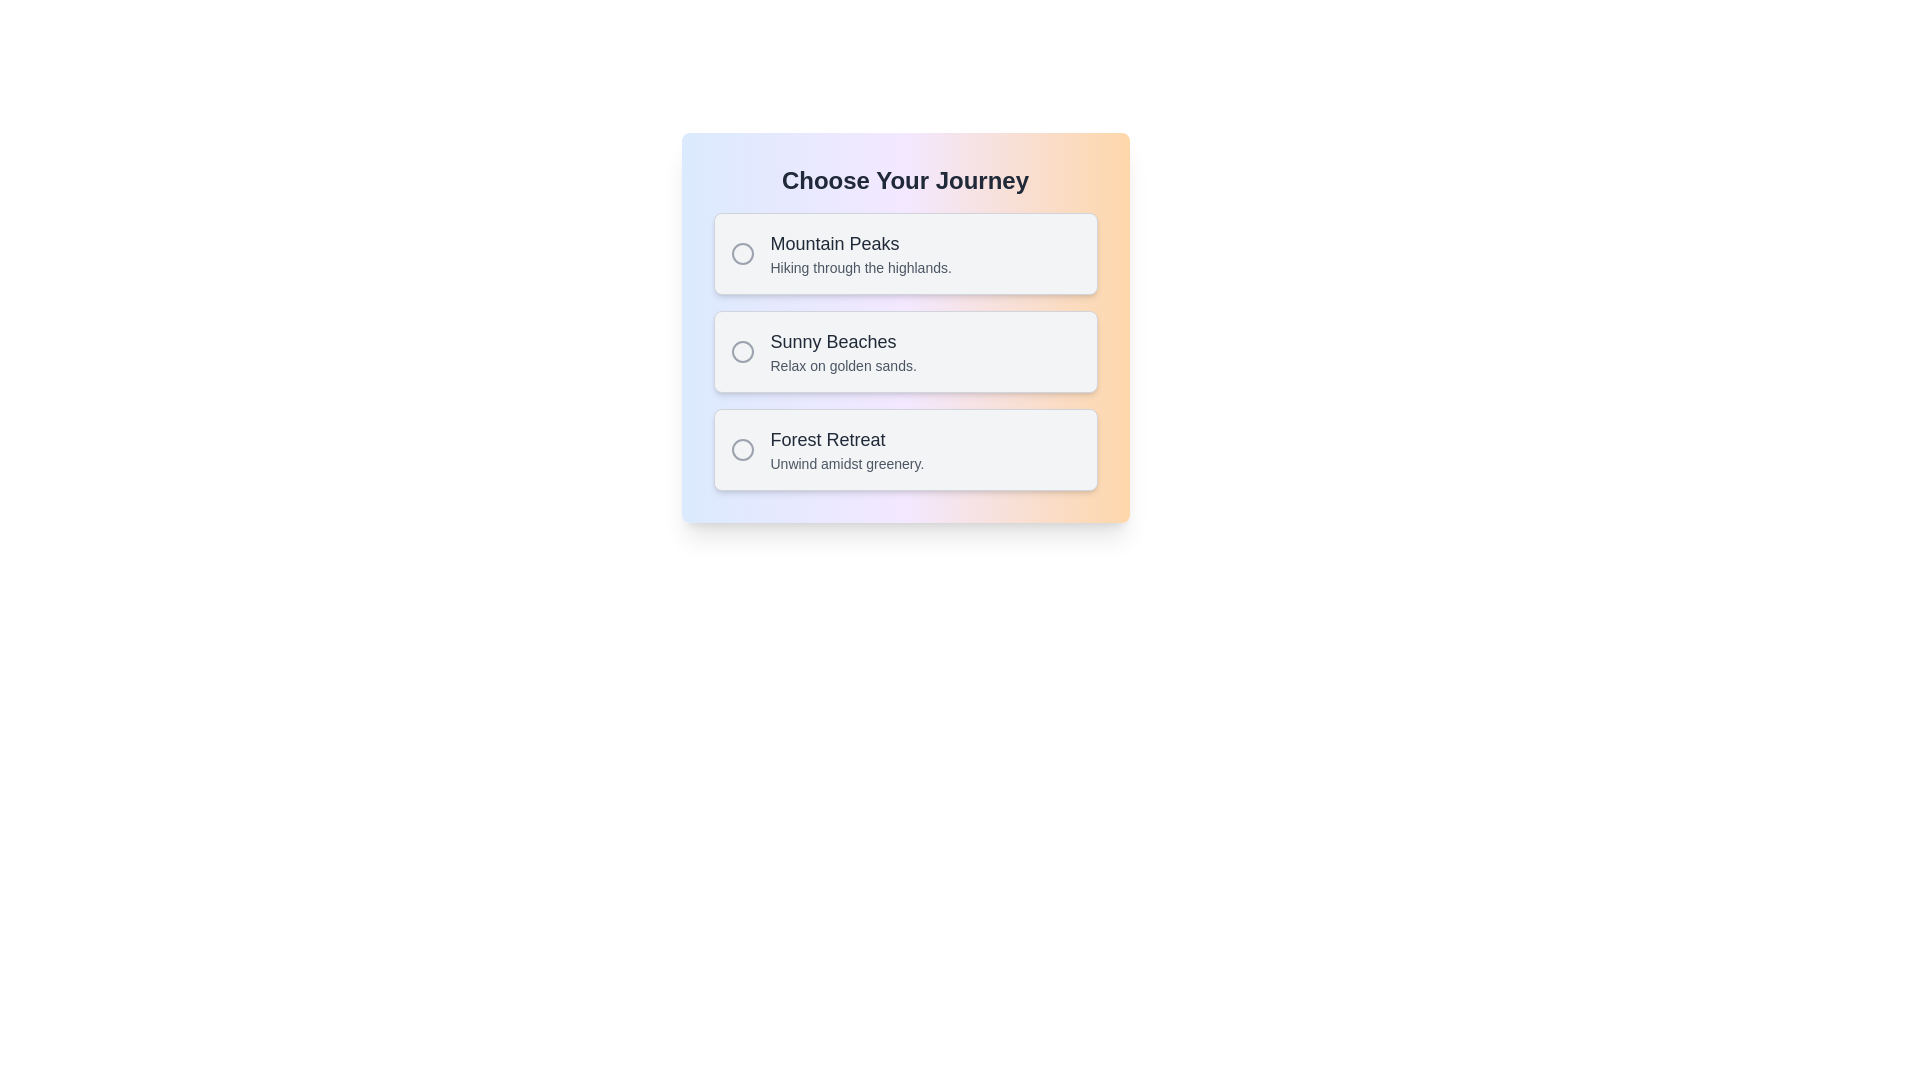  What do you see at coordinates (861, 242) in the screenshot?
I see `the 'Mountain Peaks' text label, which is styled in dark gray and is located in the first card under 'Choose Your Journey'` at bounding box center [861, 242].